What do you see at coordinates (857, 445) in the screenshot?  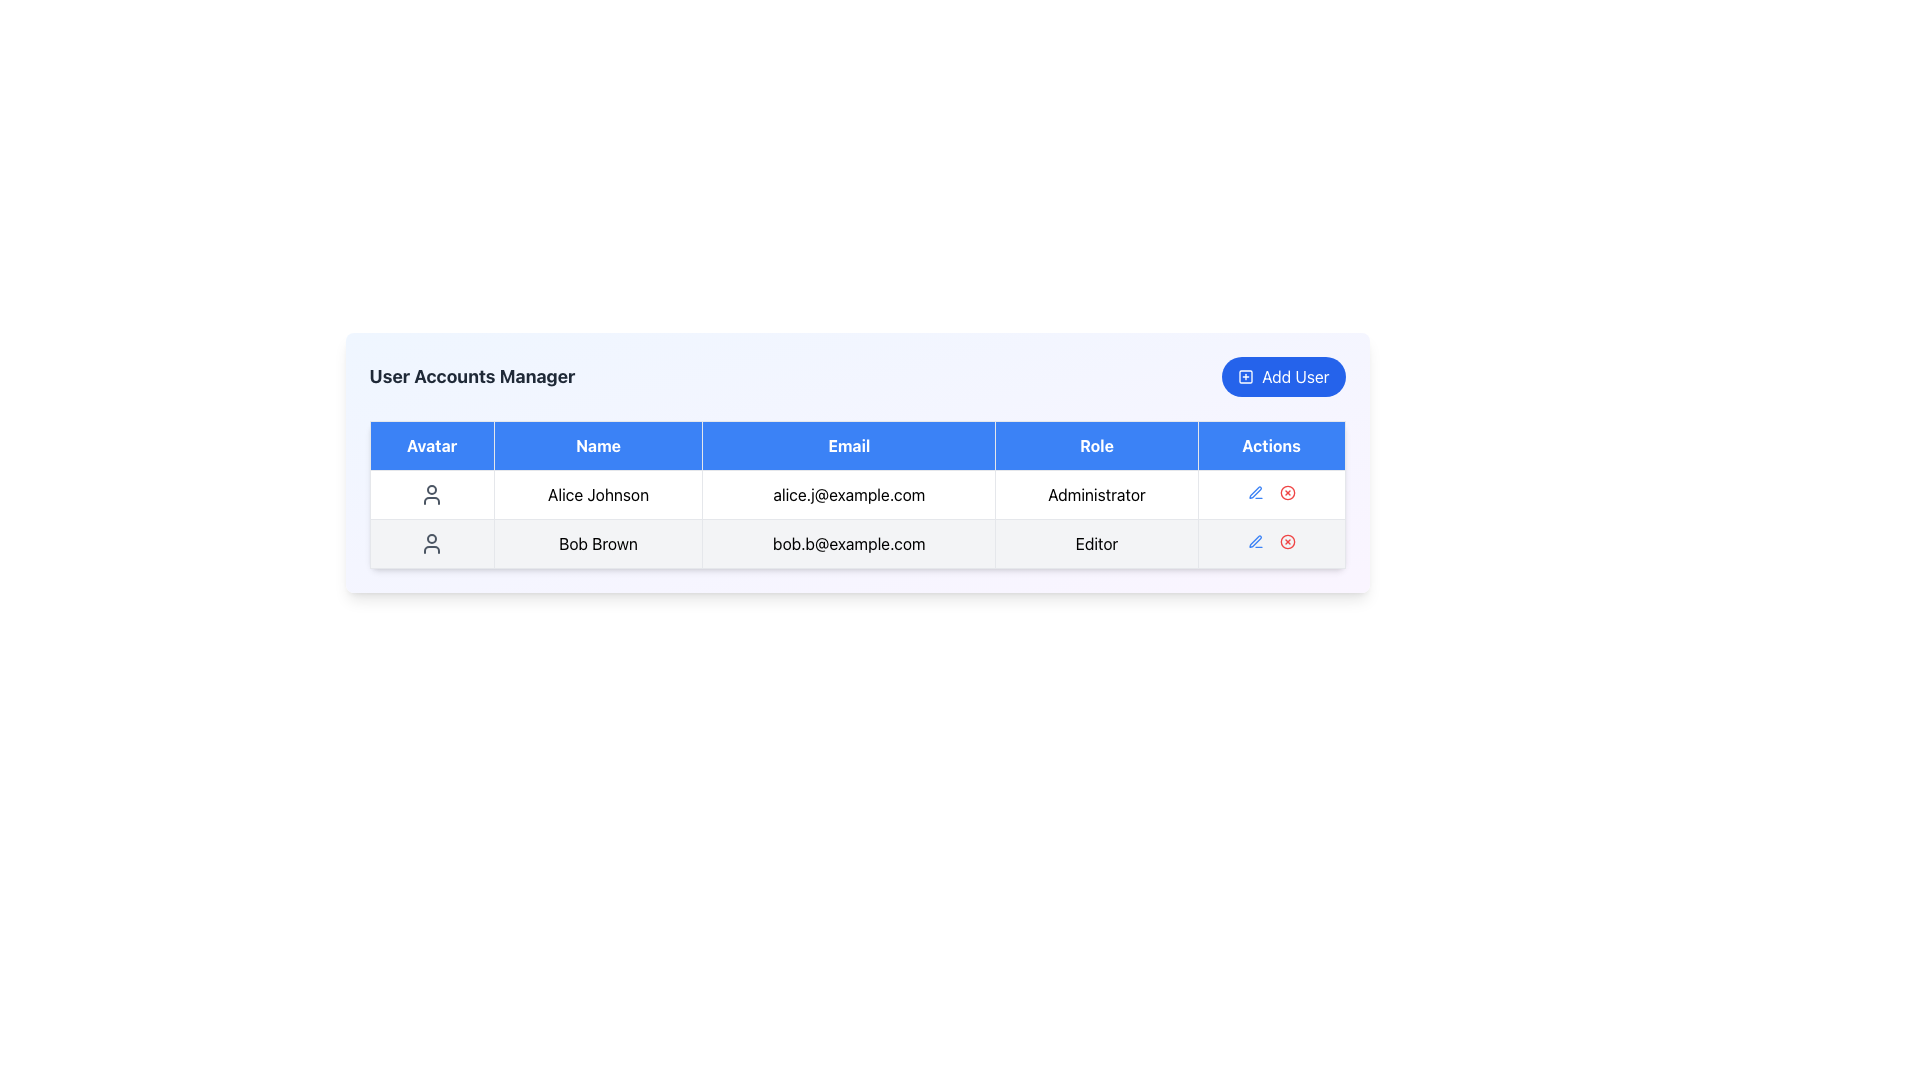 I see `the Table Header Row, which has a bright blue background and white text, featuring sections labeled 'Avatar', 'Name', 'Email', 'Role', and 'Actions'` at bounding box center [857, 445].